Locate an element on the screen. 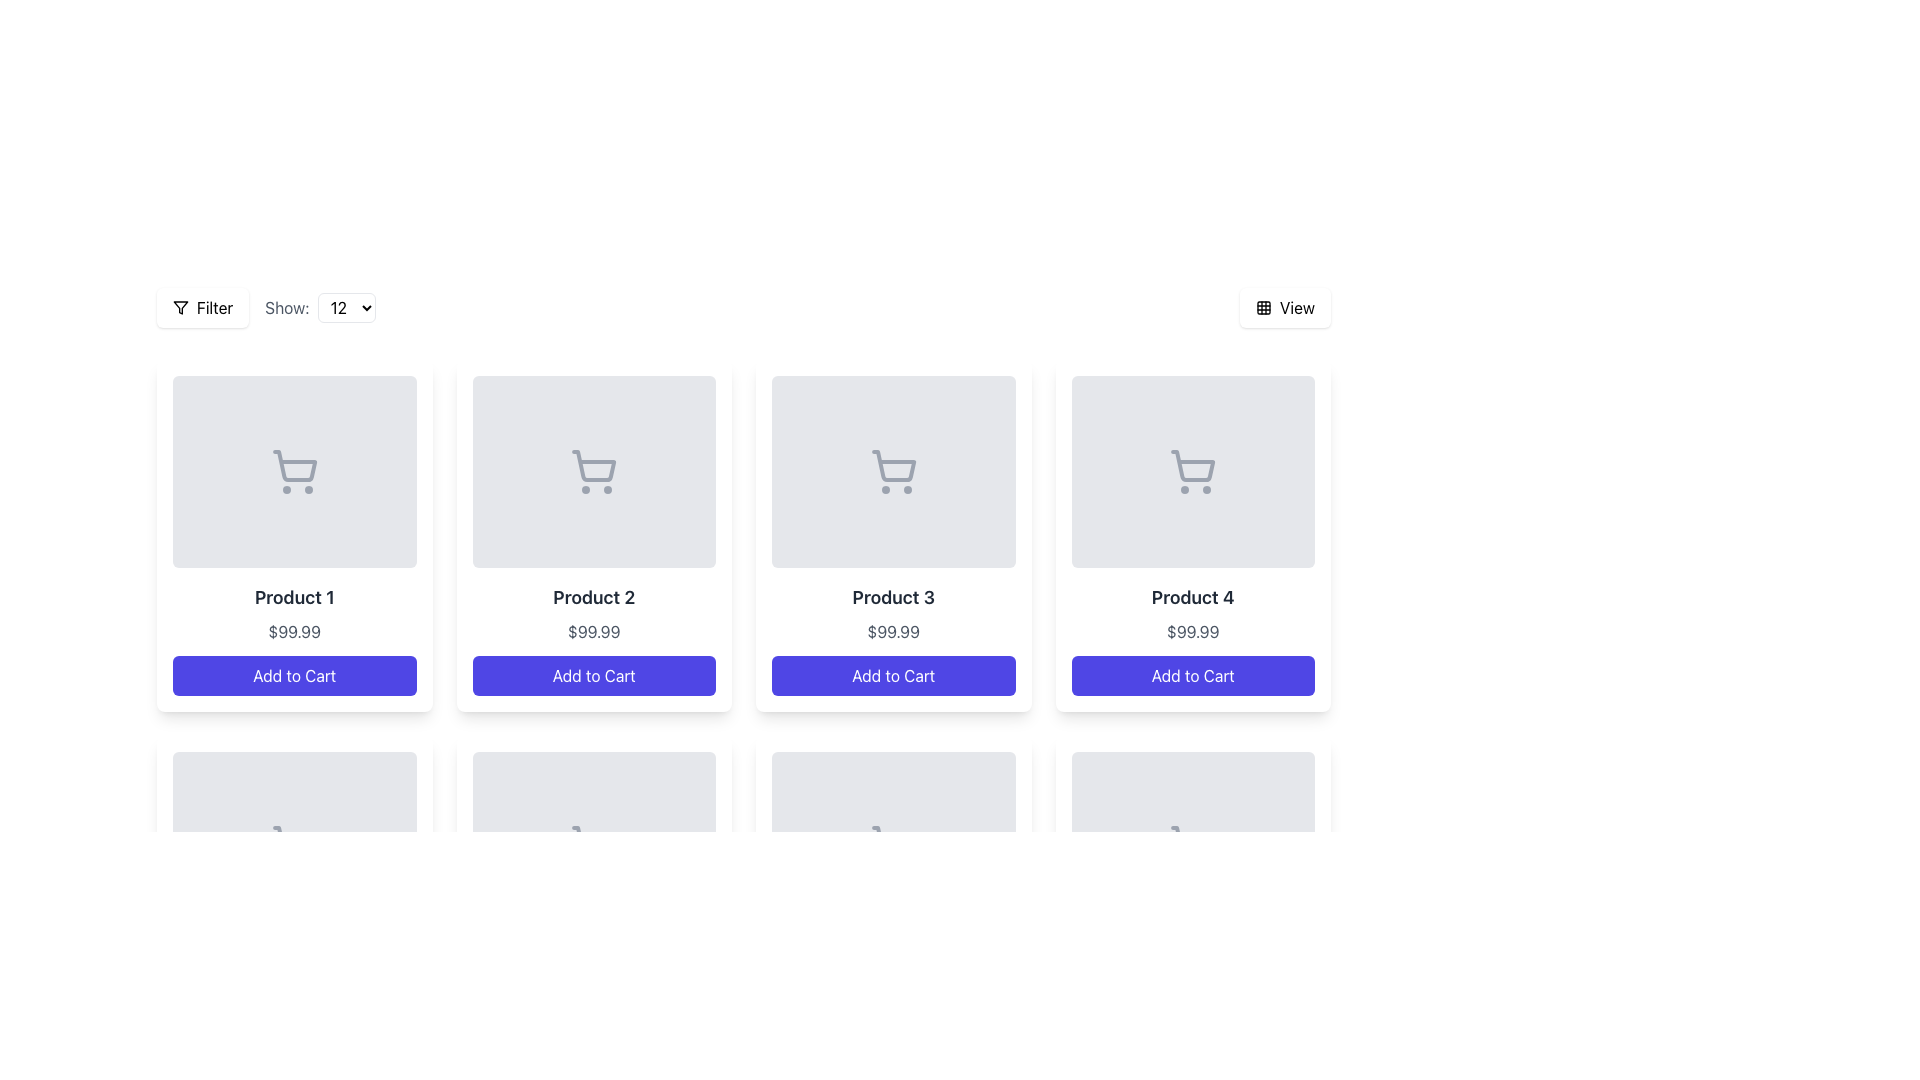 The height and width of the screenshot is (1080, 1920). the 'Add to Cart' button, which is a rounded button with a blue background and white text, located at the bottom of the 'Product 1' card is located at coordinates (293, 675).